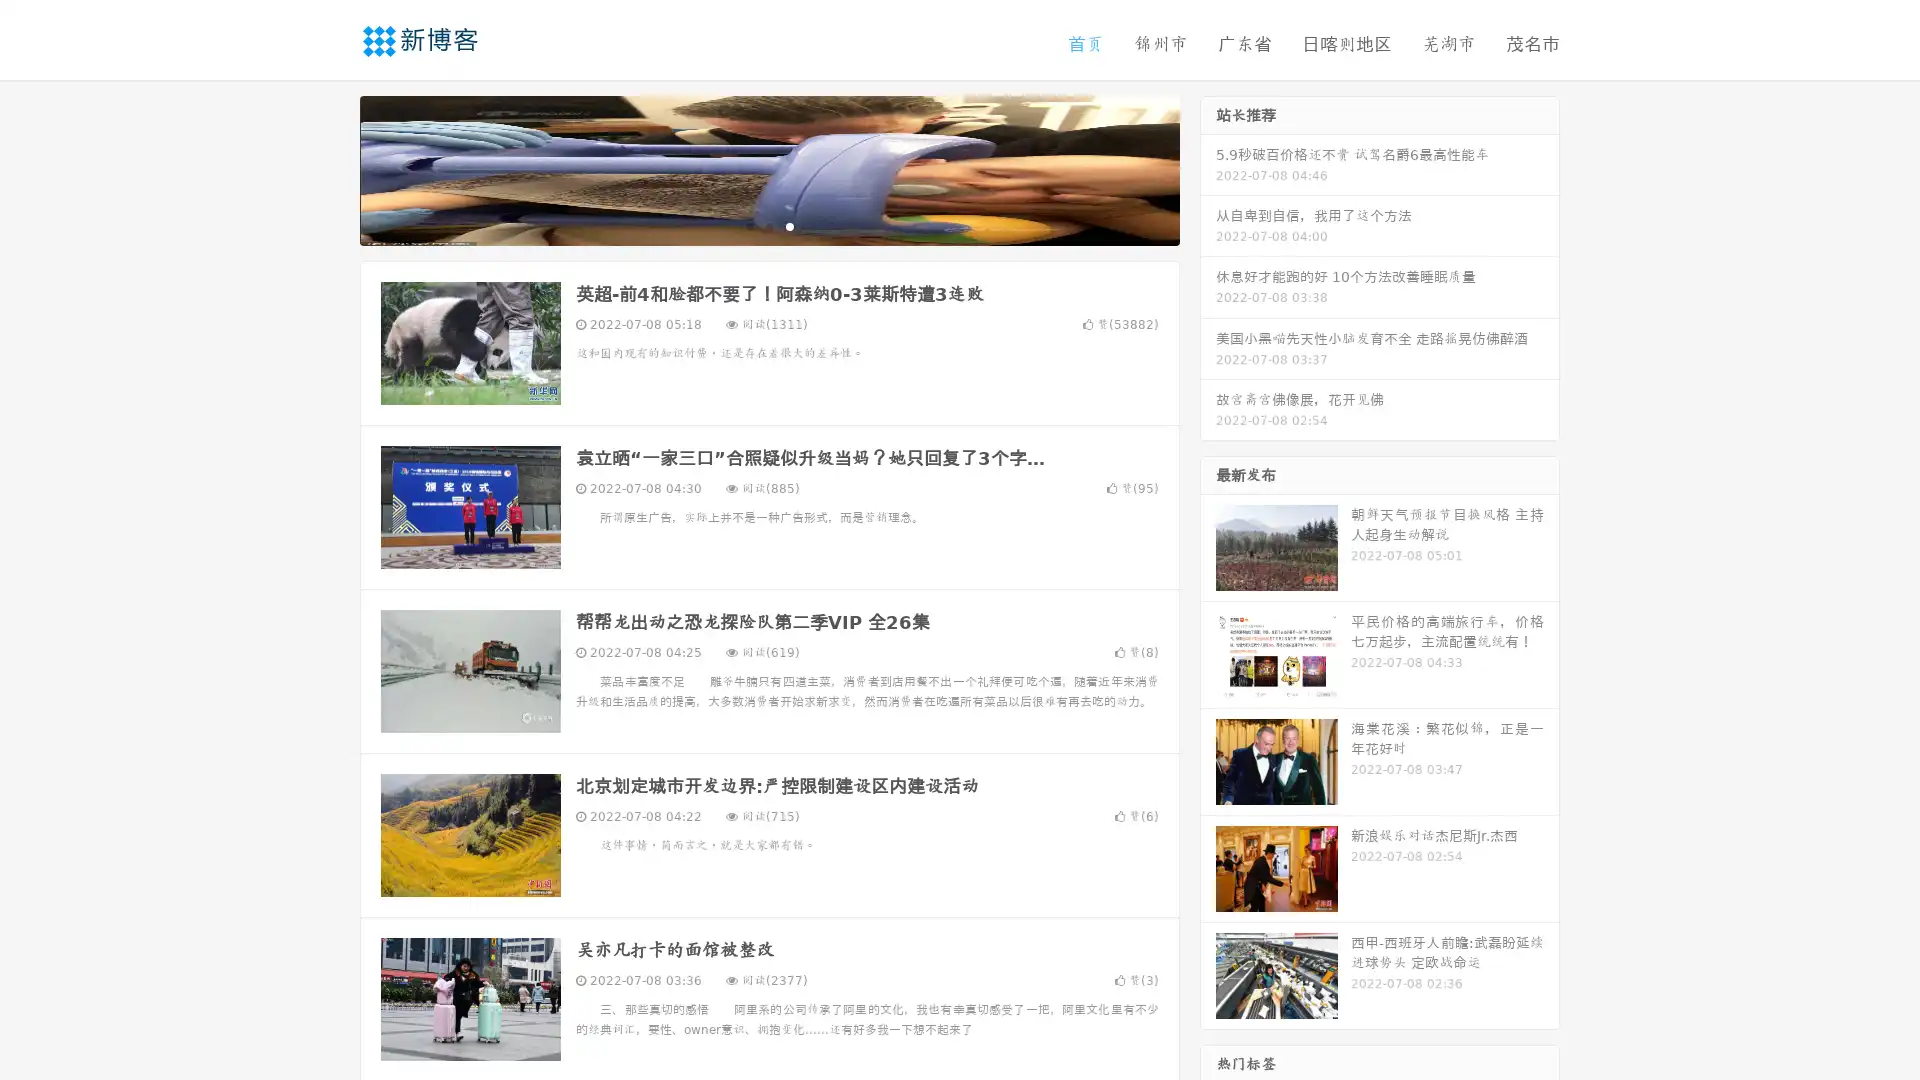 The width and height of the screenshot is (1920, 1080). I want to click on Next slide, so click(1208, 168).